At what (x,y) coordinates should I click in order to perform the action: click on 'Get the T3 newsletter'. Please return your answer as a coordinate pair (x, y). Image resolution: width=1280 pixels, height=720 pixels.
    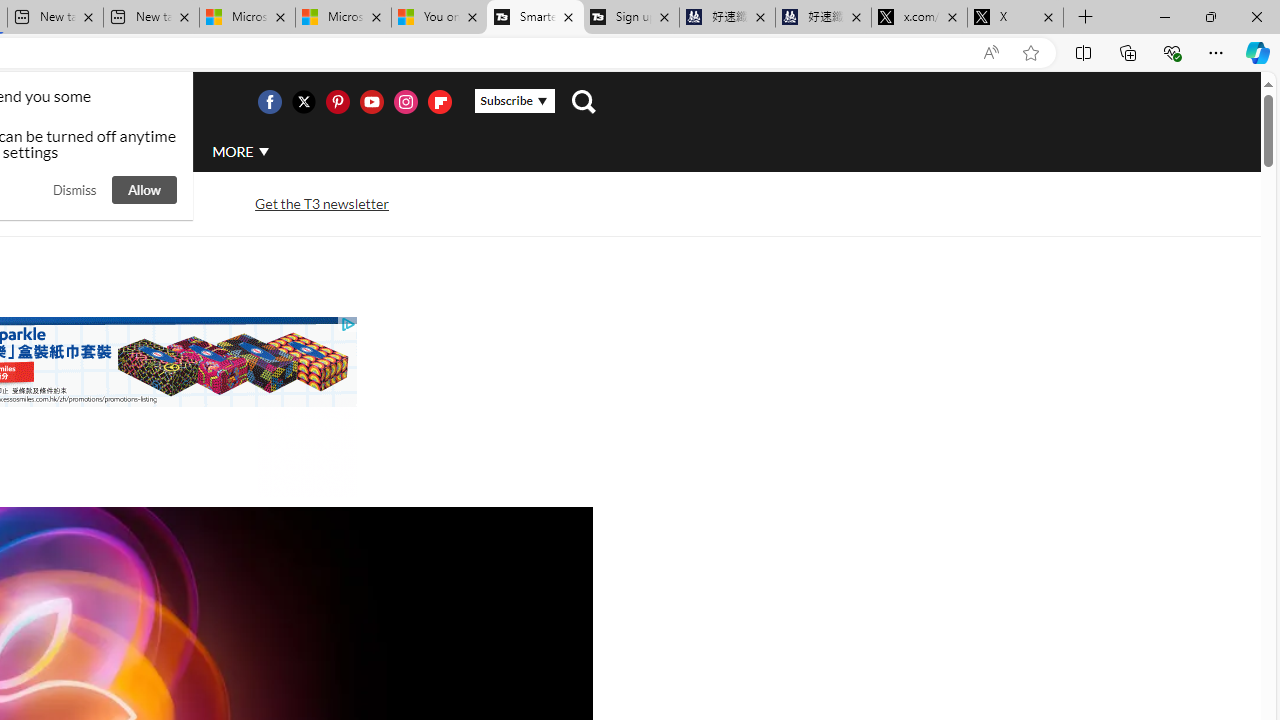
    Looking at the image, I should click on (322, 203).